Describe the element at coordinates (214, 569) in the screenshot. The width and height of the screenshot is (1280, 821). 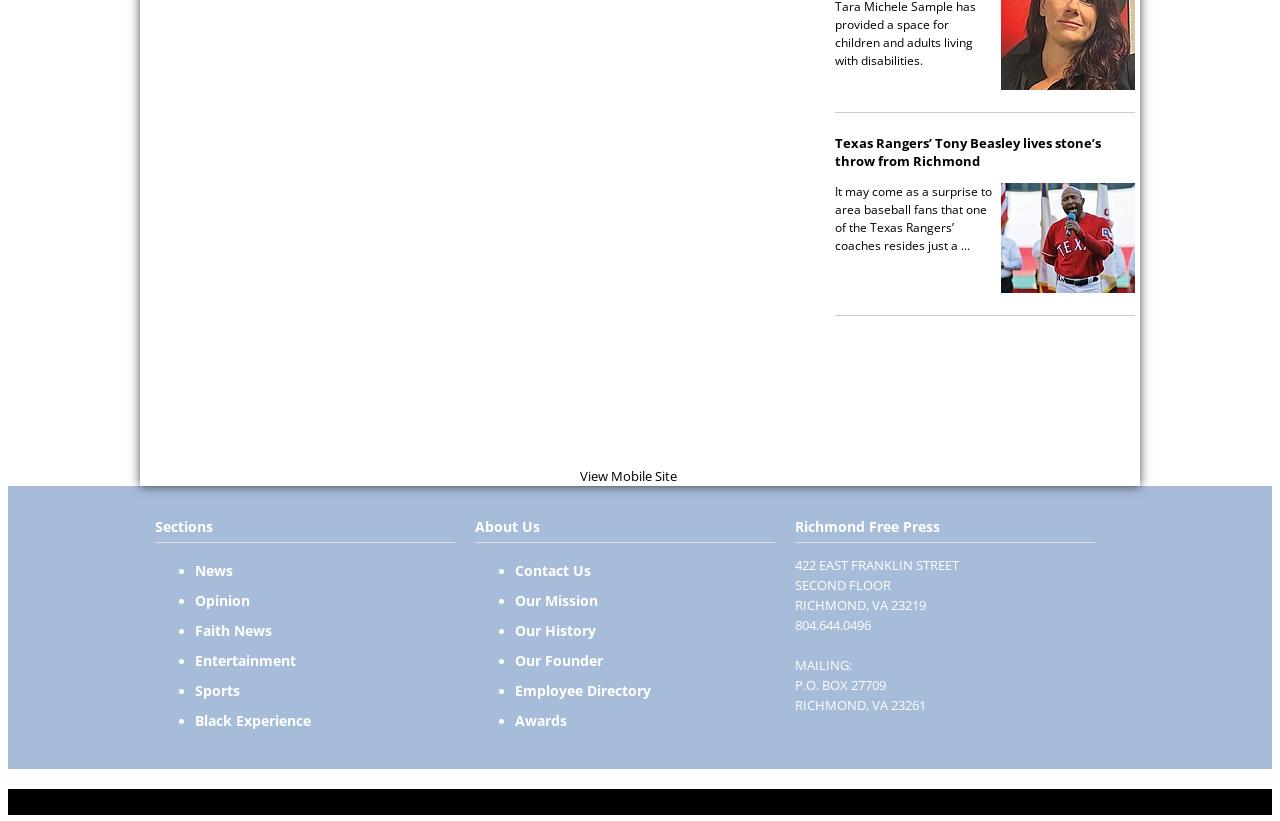
I see `'News'` at that location.